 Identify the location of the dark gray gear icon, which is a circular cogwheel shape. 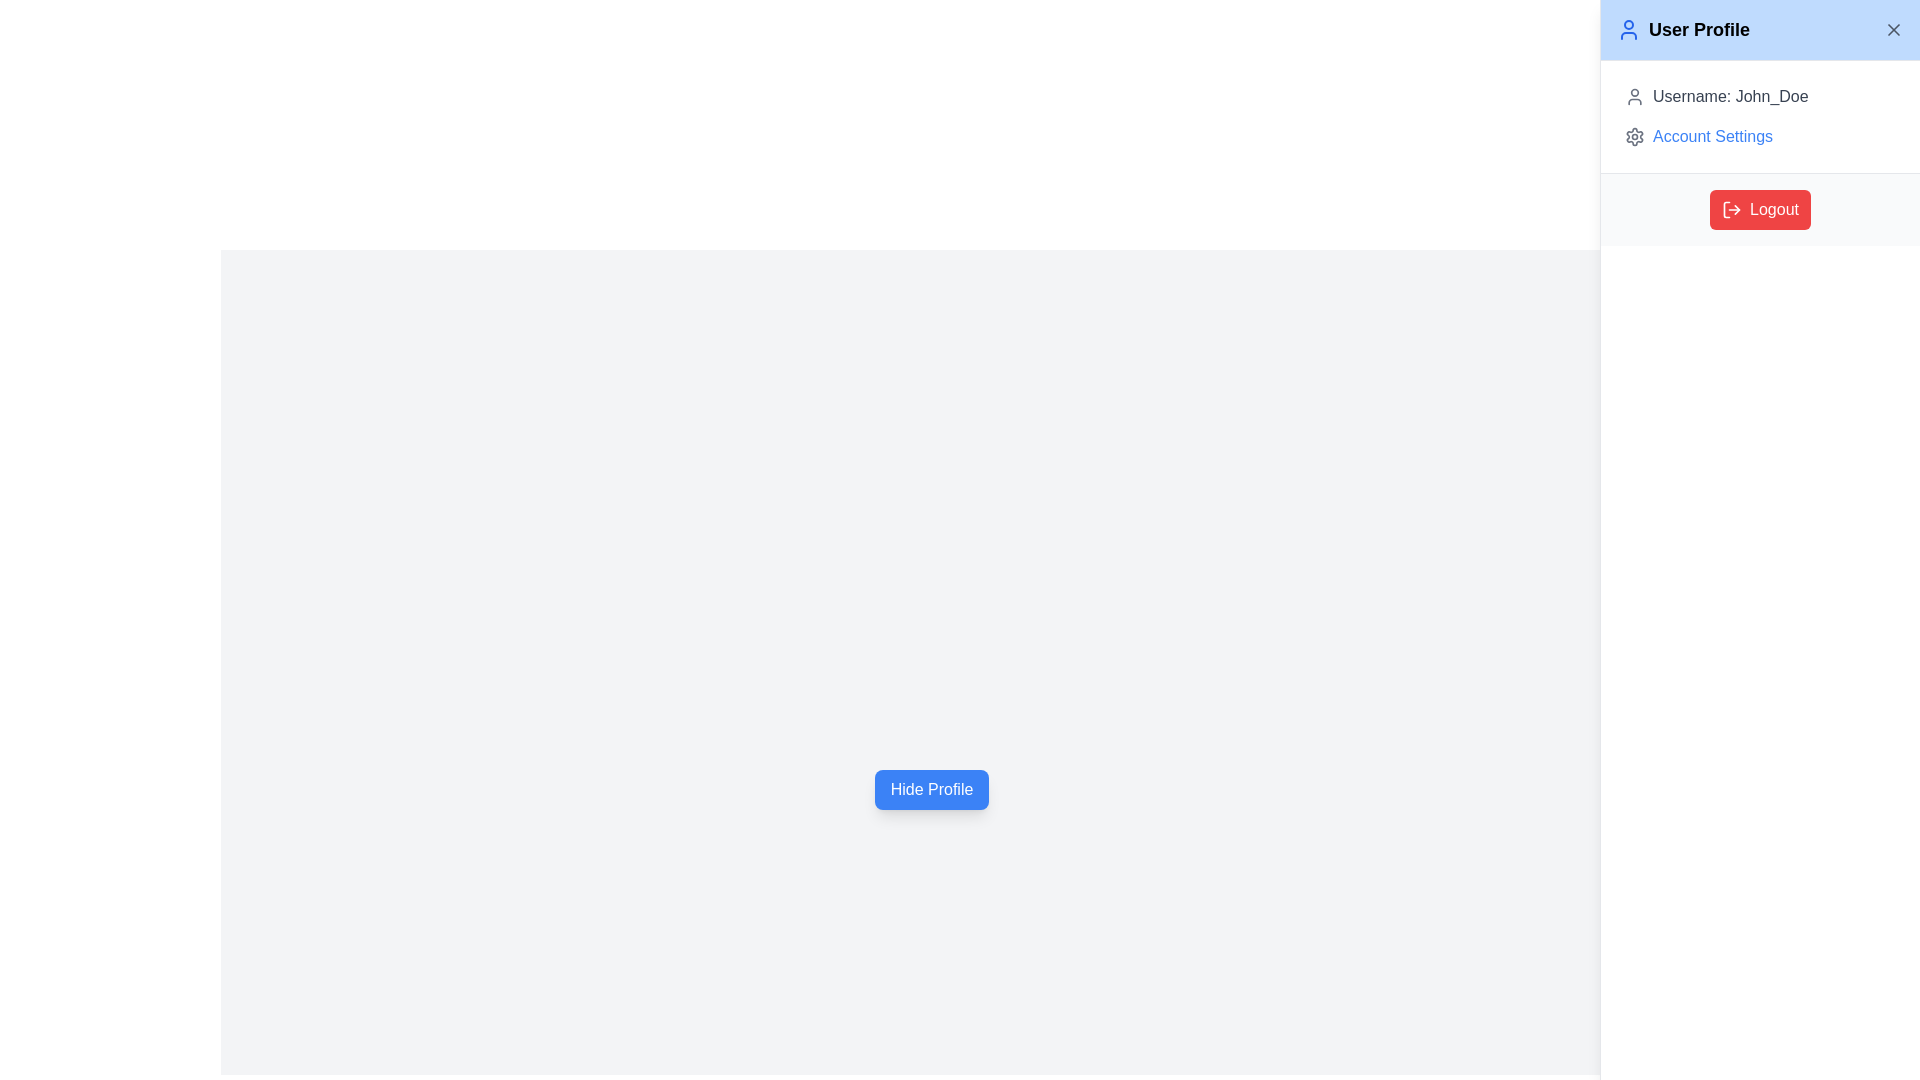
(1635, 136).